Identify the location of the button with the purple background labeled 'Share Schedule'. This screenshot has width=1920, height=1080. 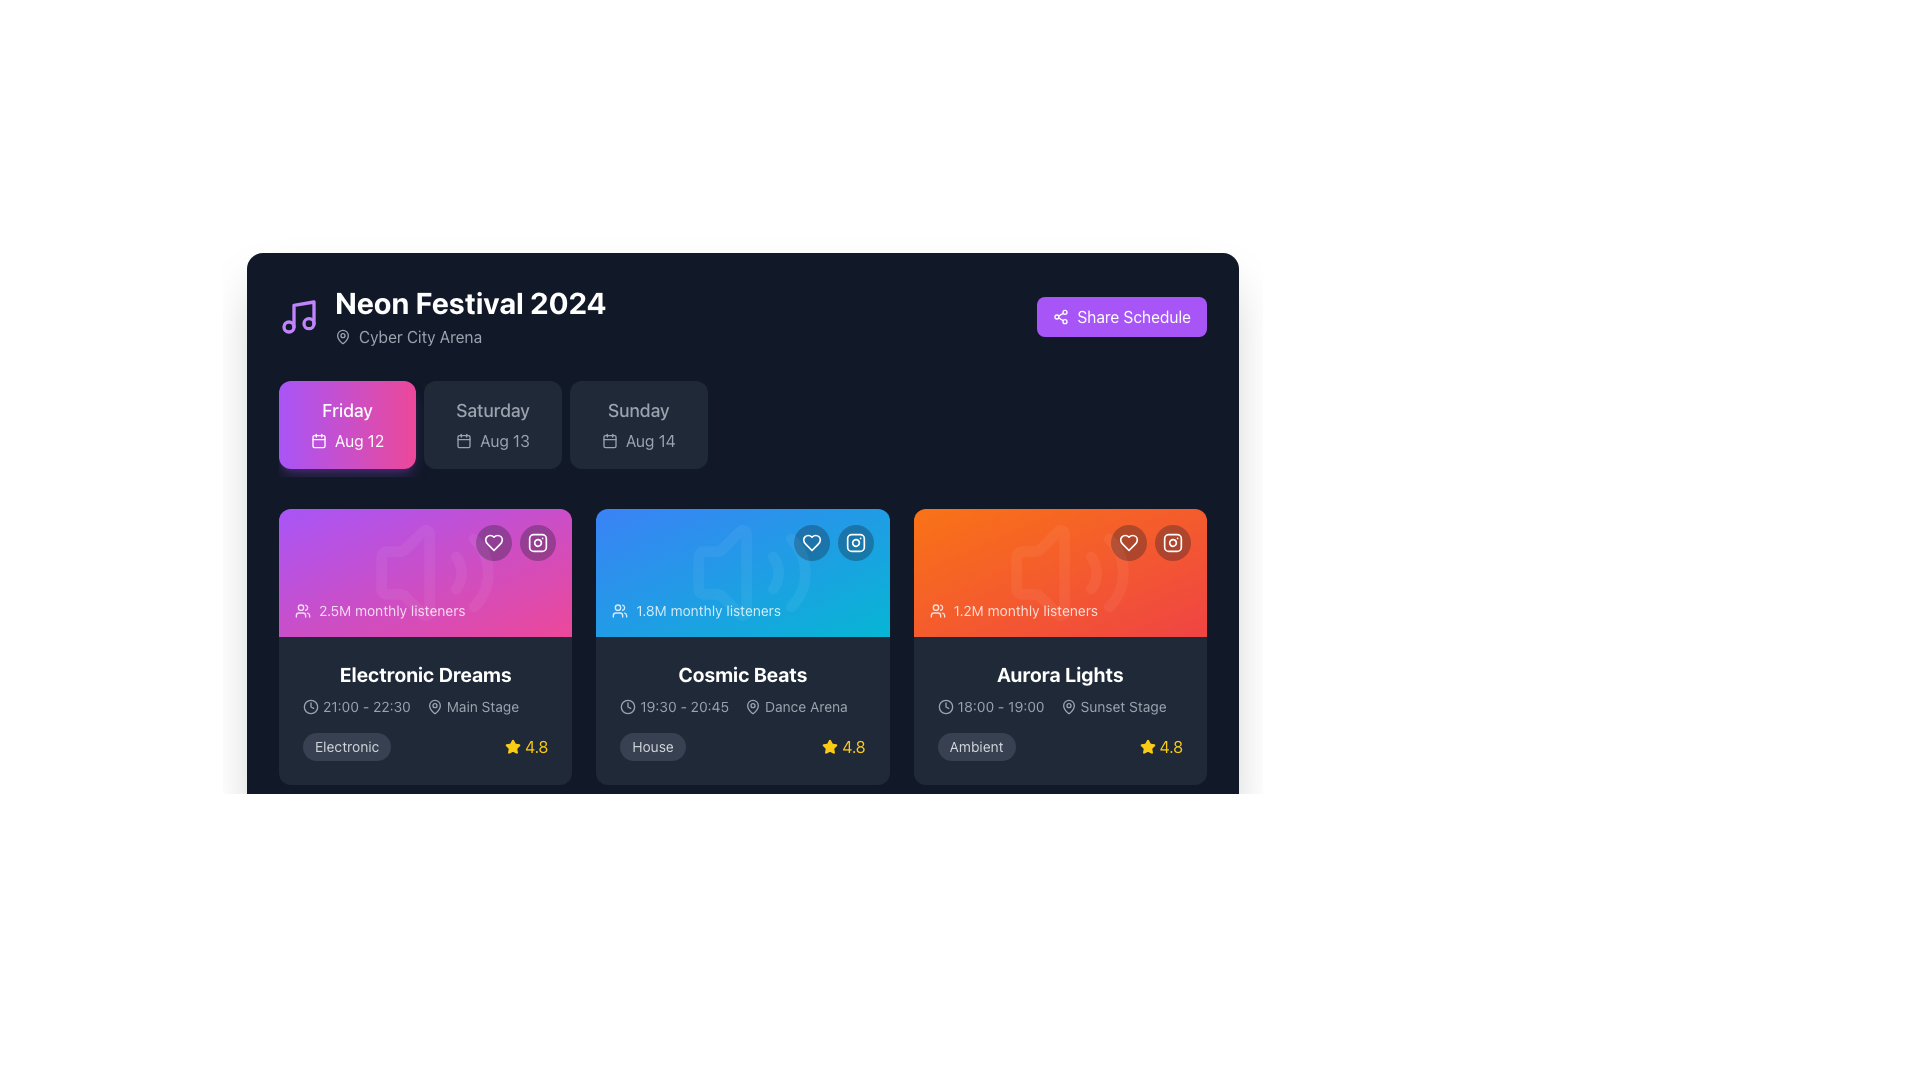
(1122, 315).